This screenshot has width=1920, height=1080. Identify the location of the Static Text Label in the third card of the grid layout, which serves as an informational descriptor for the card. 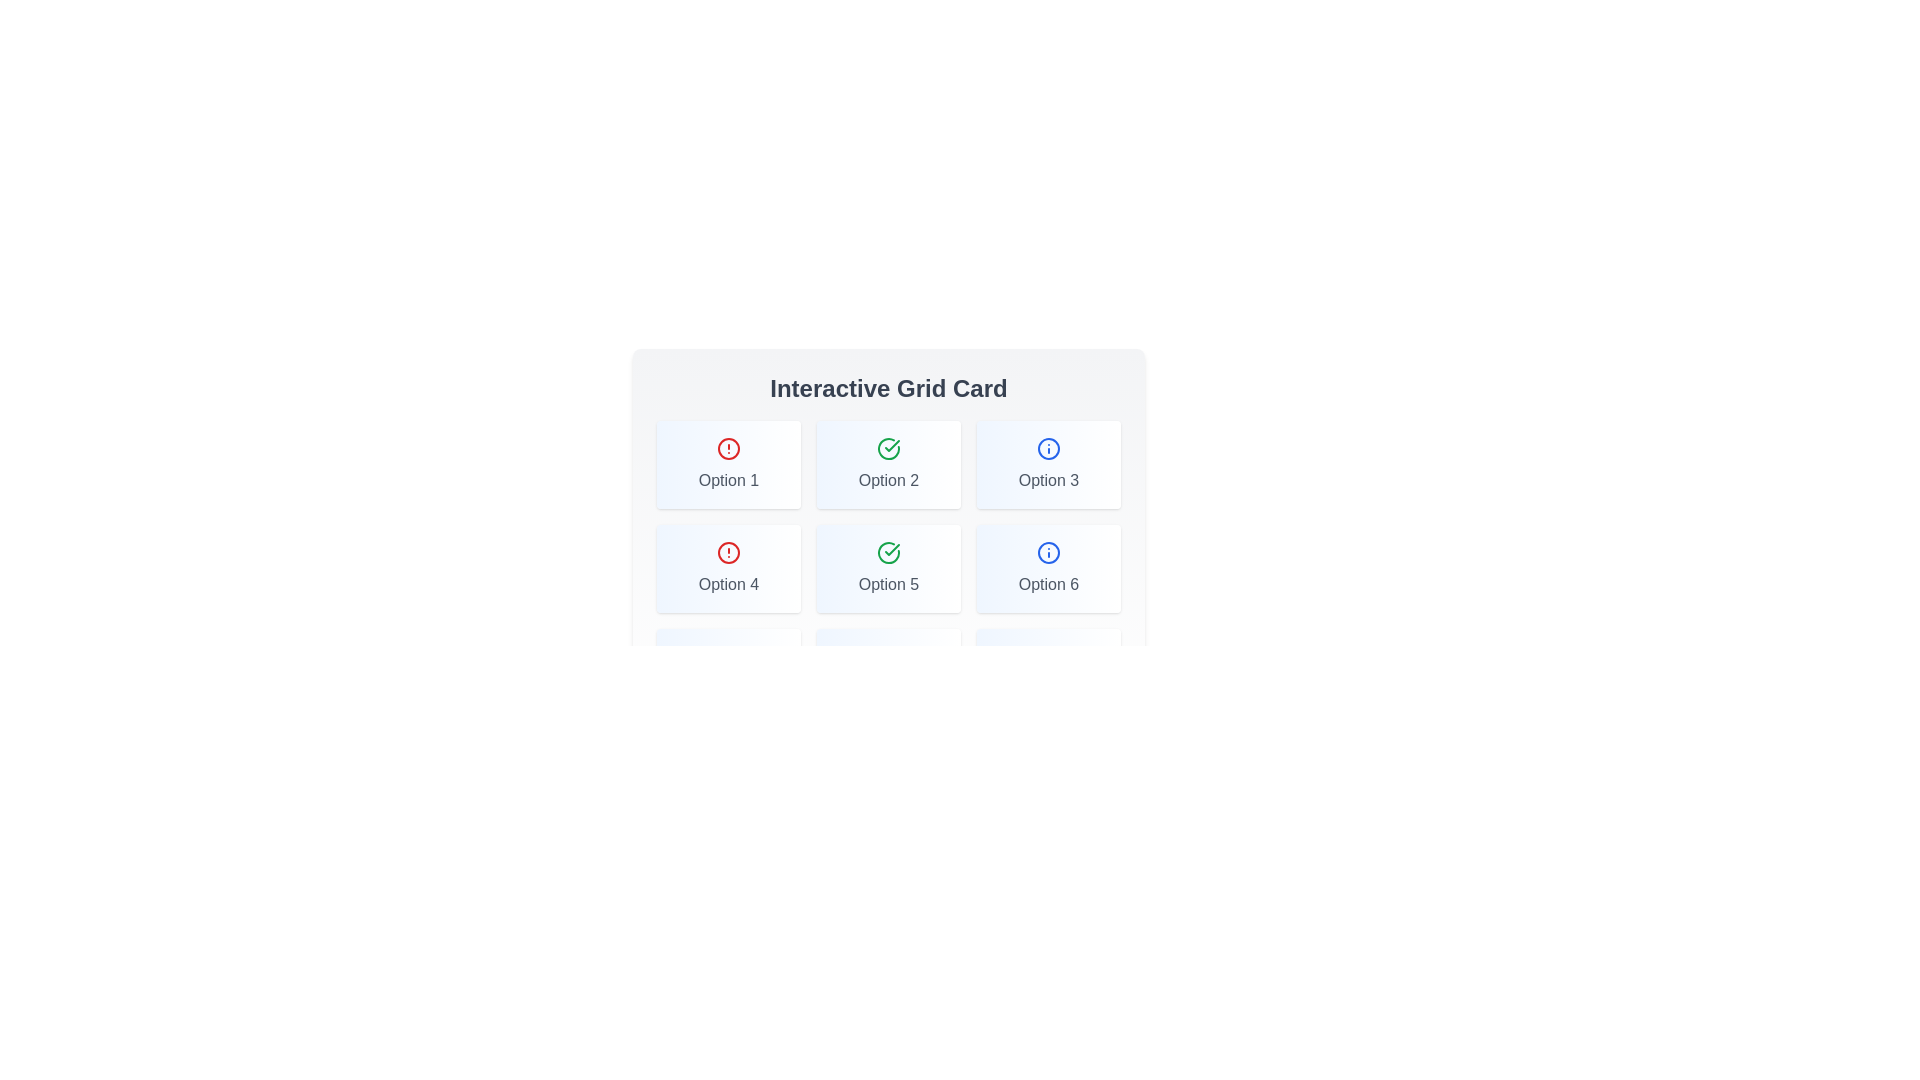
(1048, 481).